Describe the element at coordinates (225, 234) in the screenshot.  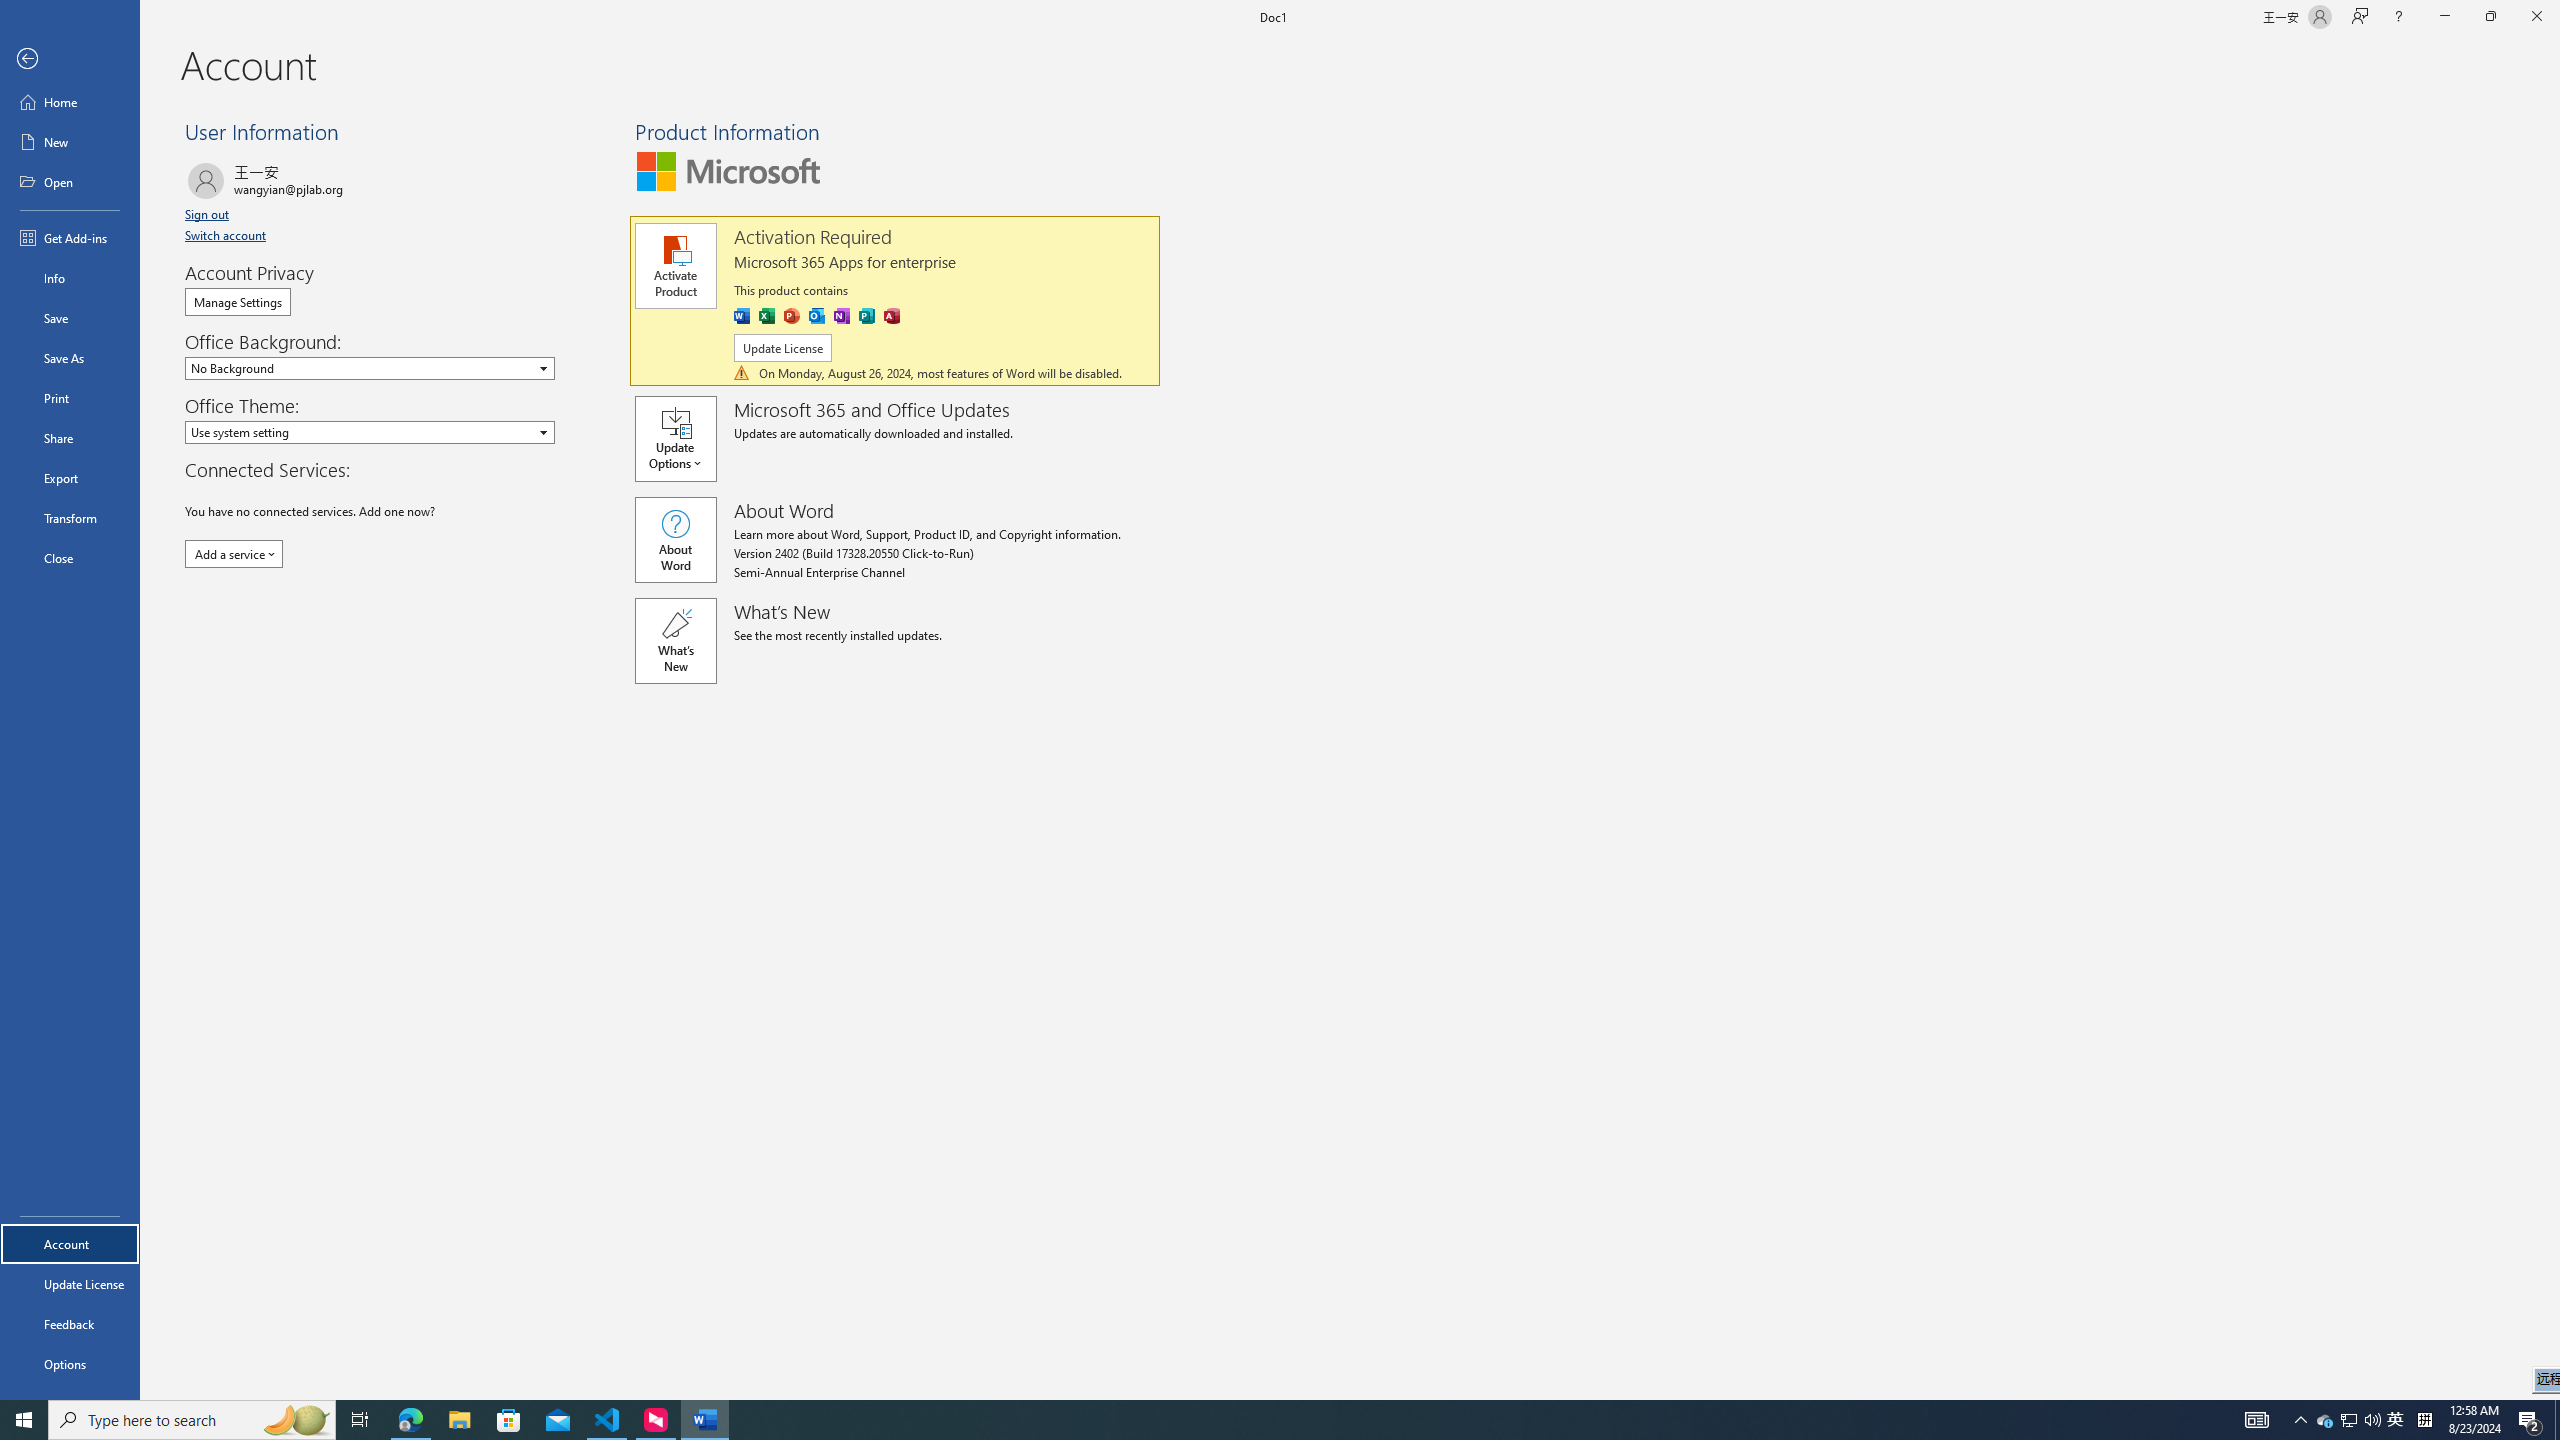
I see `'Switch account'` at that location.